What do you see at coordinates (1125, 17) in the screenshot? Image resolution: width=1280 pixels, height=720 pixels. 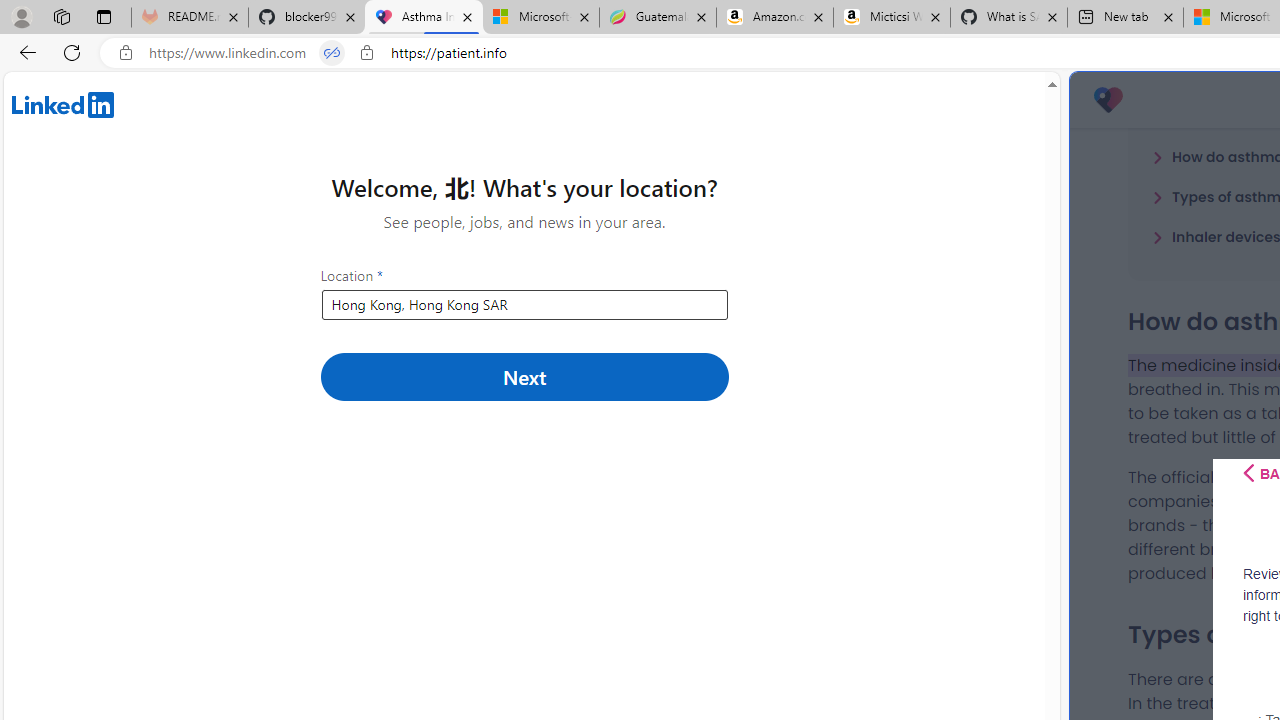 I see `'New tab'` at bounding box center [1125, 17].